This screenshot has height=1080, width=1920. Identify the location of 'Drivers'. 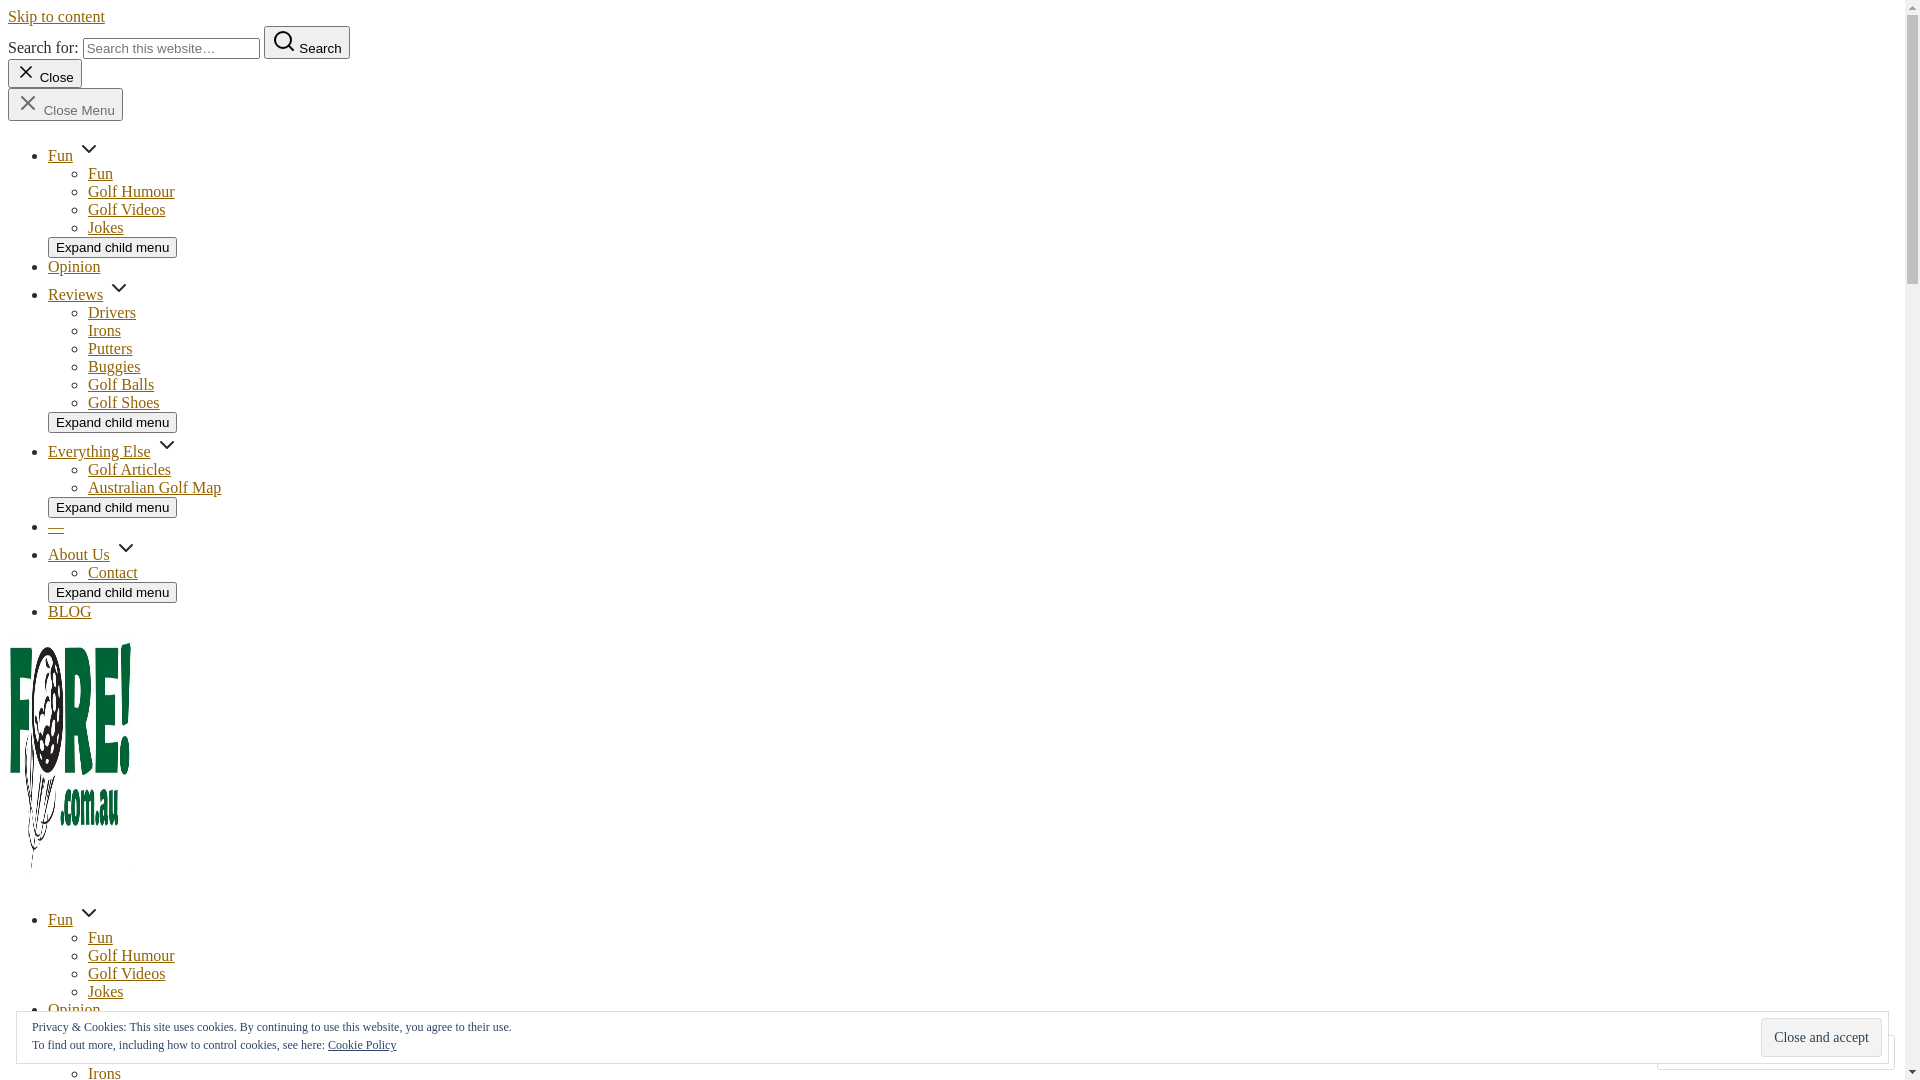
(110, 312).